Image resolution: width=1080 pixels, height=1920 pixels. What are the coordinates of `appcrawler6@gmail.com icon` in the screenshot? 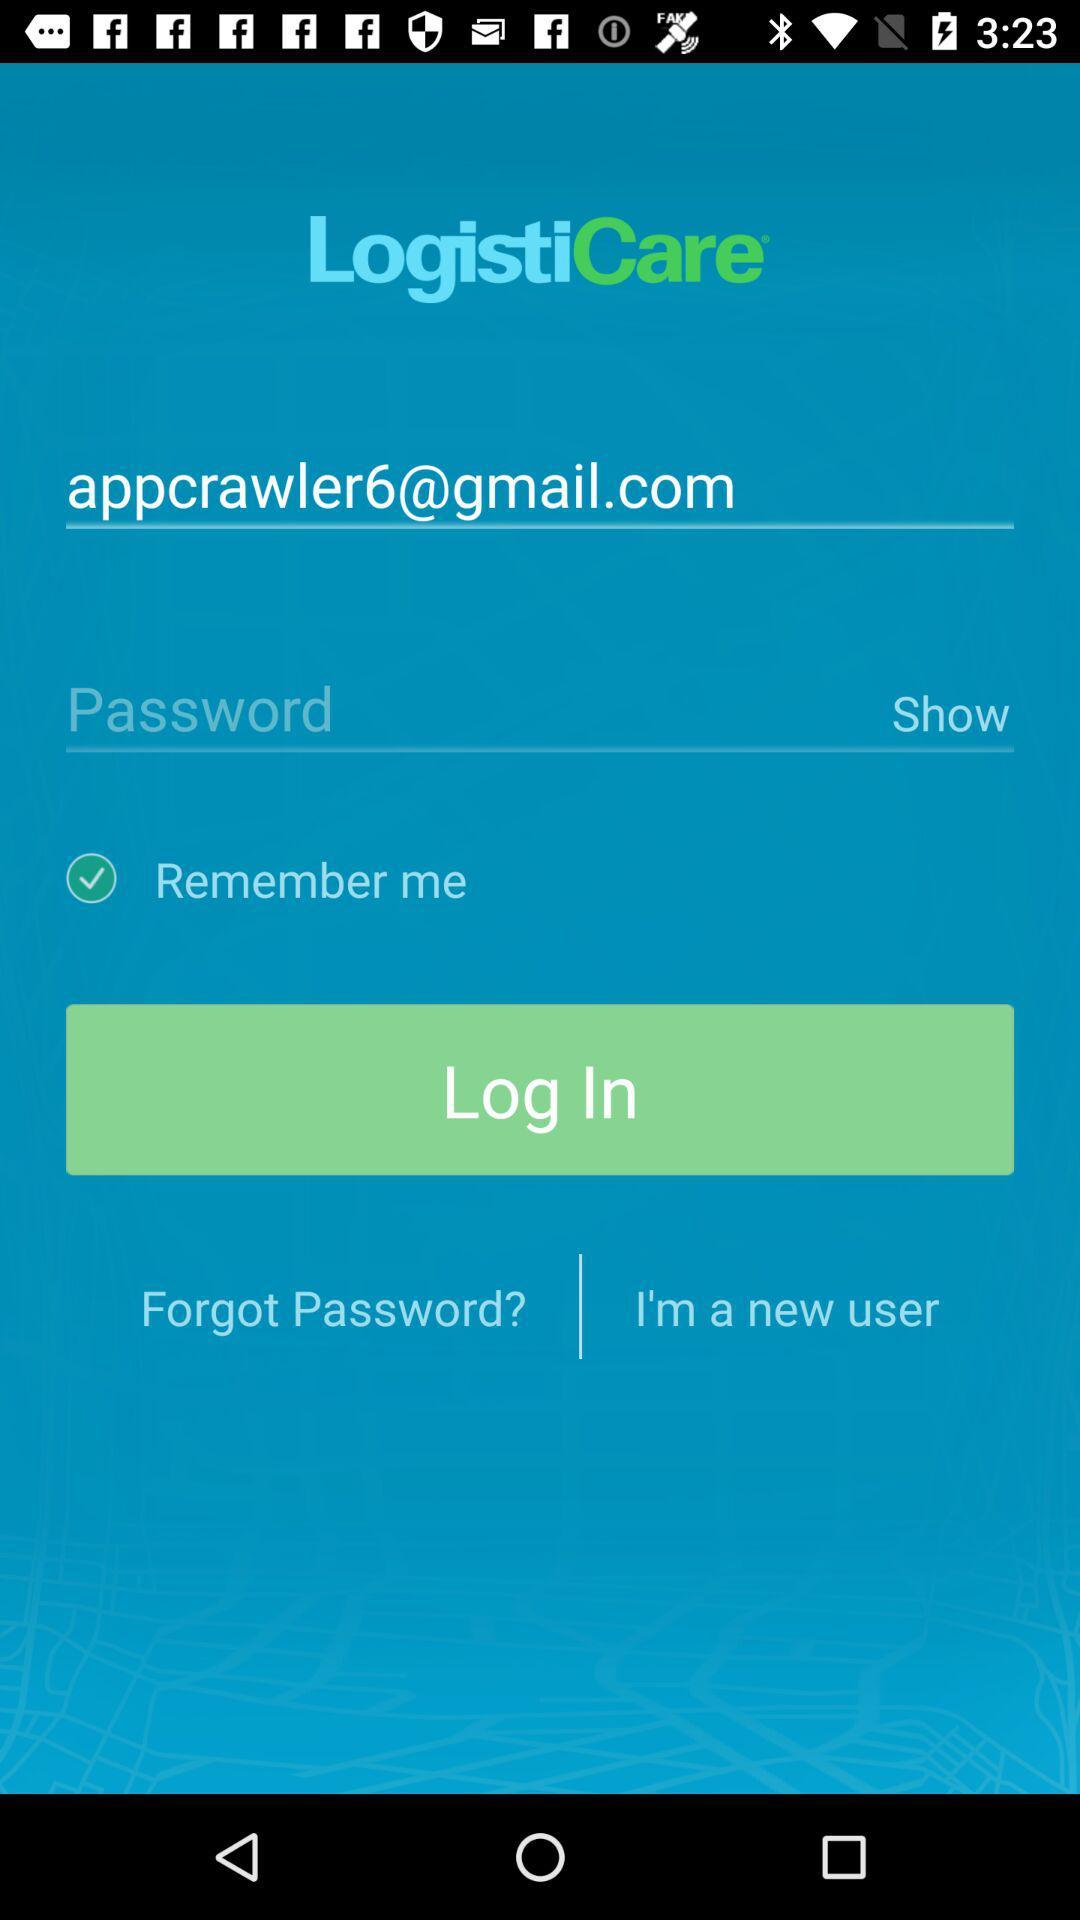 It's located at (540, 482).